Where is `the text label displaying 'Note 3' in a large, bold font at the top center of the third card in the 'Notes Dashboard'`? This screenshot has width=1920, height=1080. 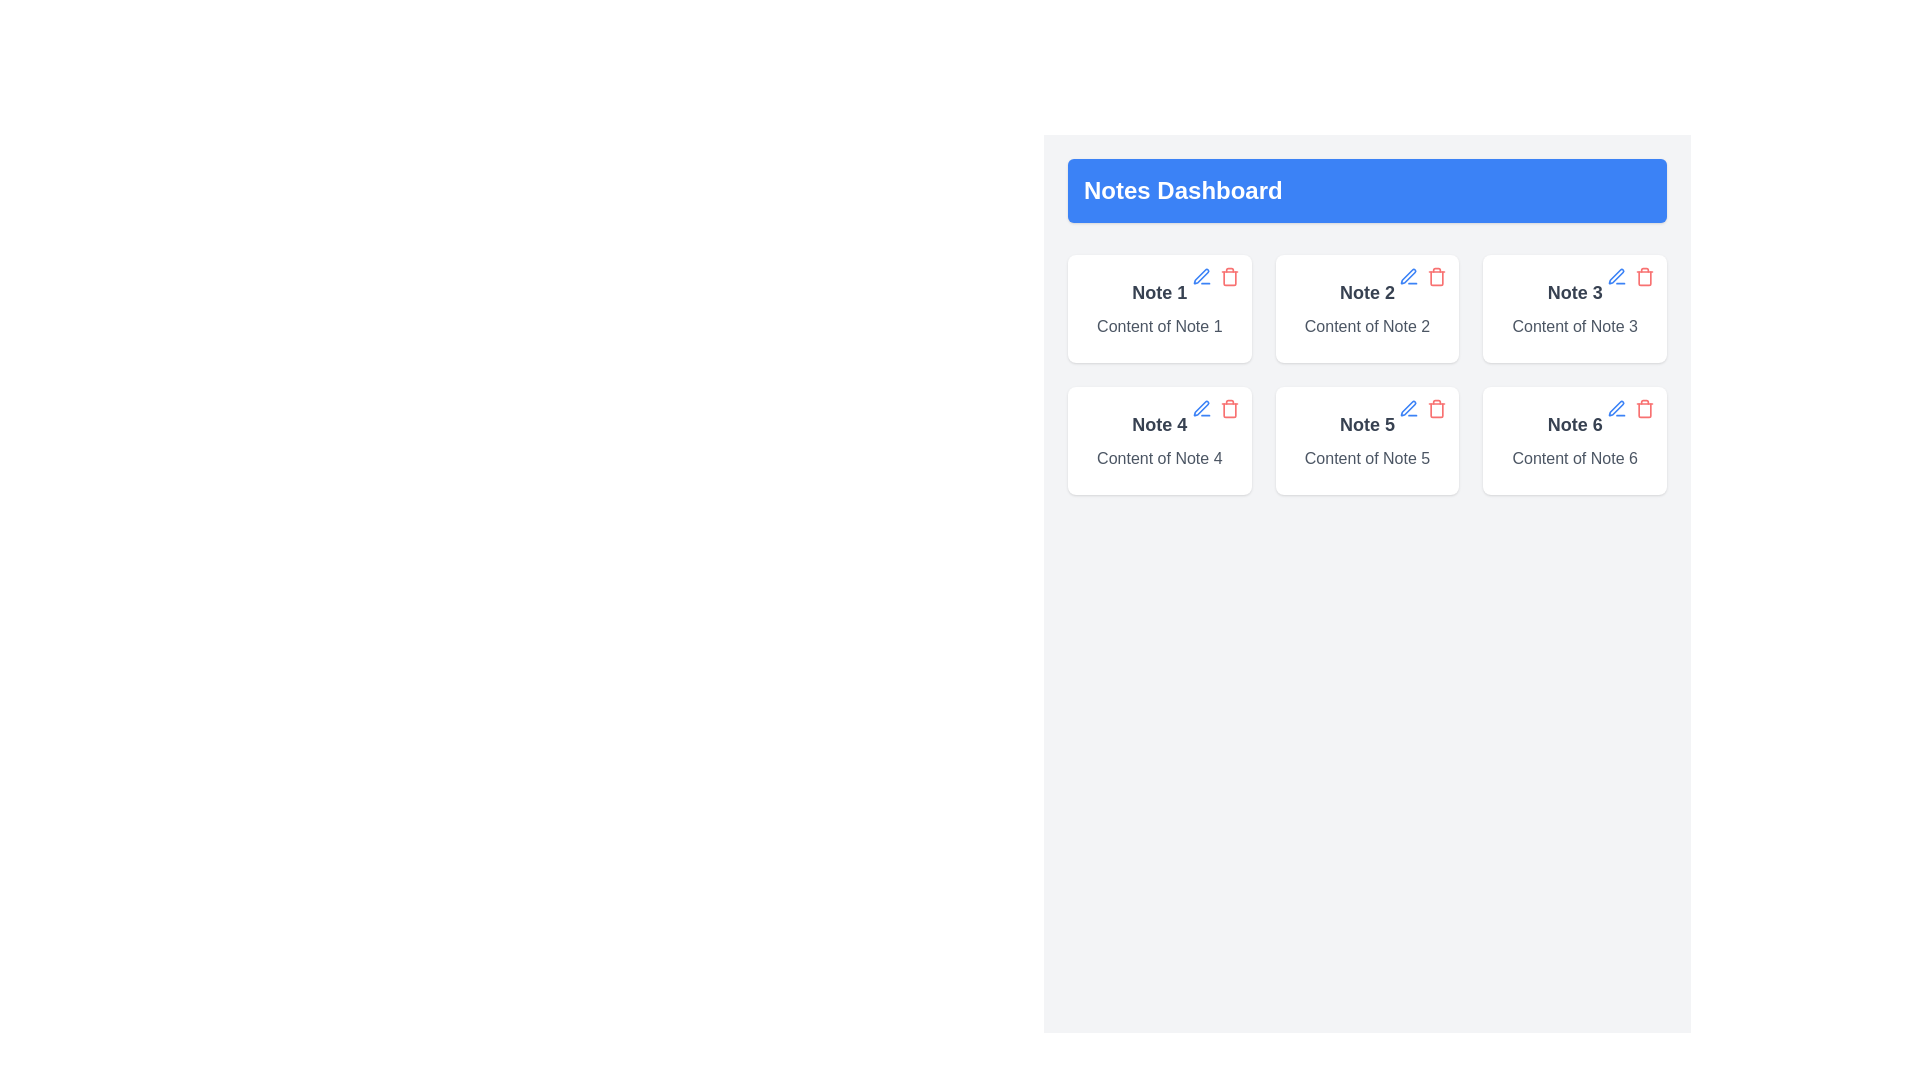
the text label displaying 'Note 3' in a large, bold font at the top center of the third card in the 'Notes Dashboard' is located at coordinates (1574, 293).